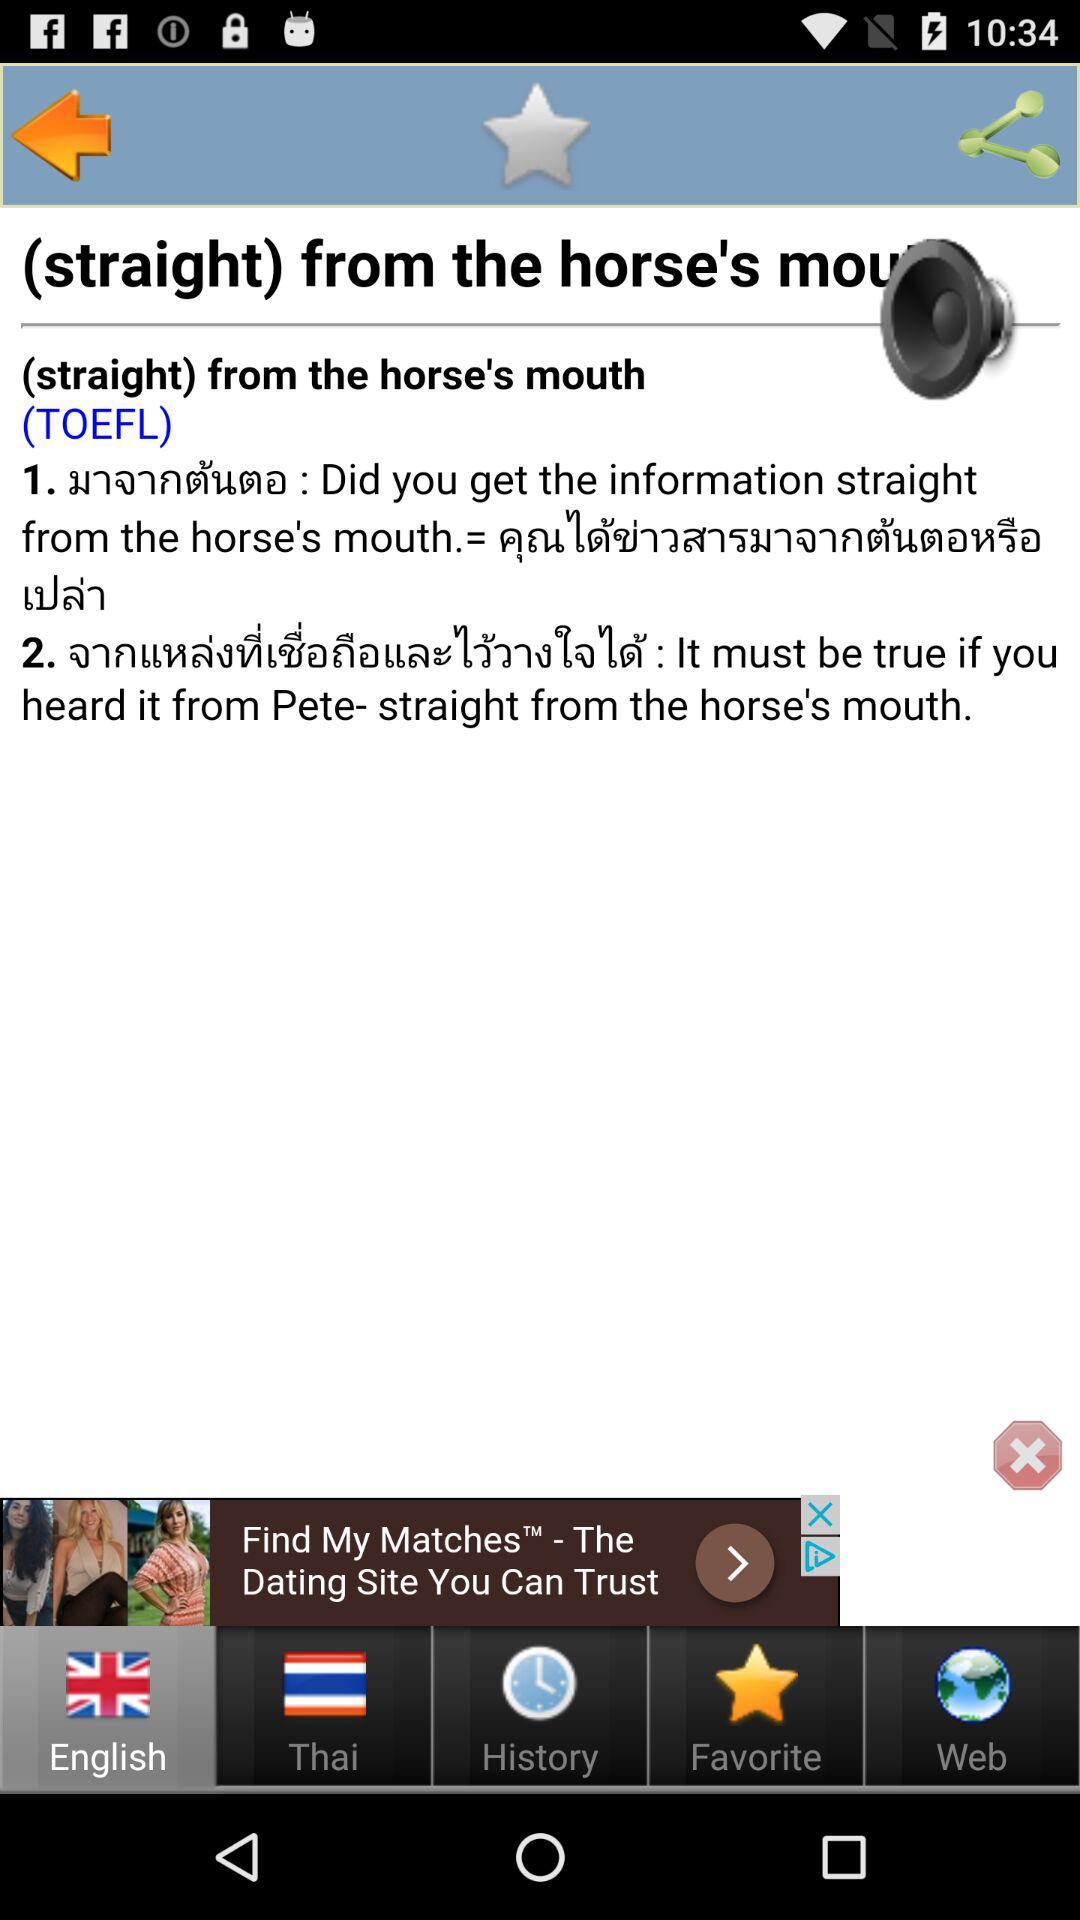 This screenshot has width=1080, height=1920. What do you see at coordinates (1027, 1456) in the screenshot?
I see `bottom right x icon` at bounding box center [1027, 1456].